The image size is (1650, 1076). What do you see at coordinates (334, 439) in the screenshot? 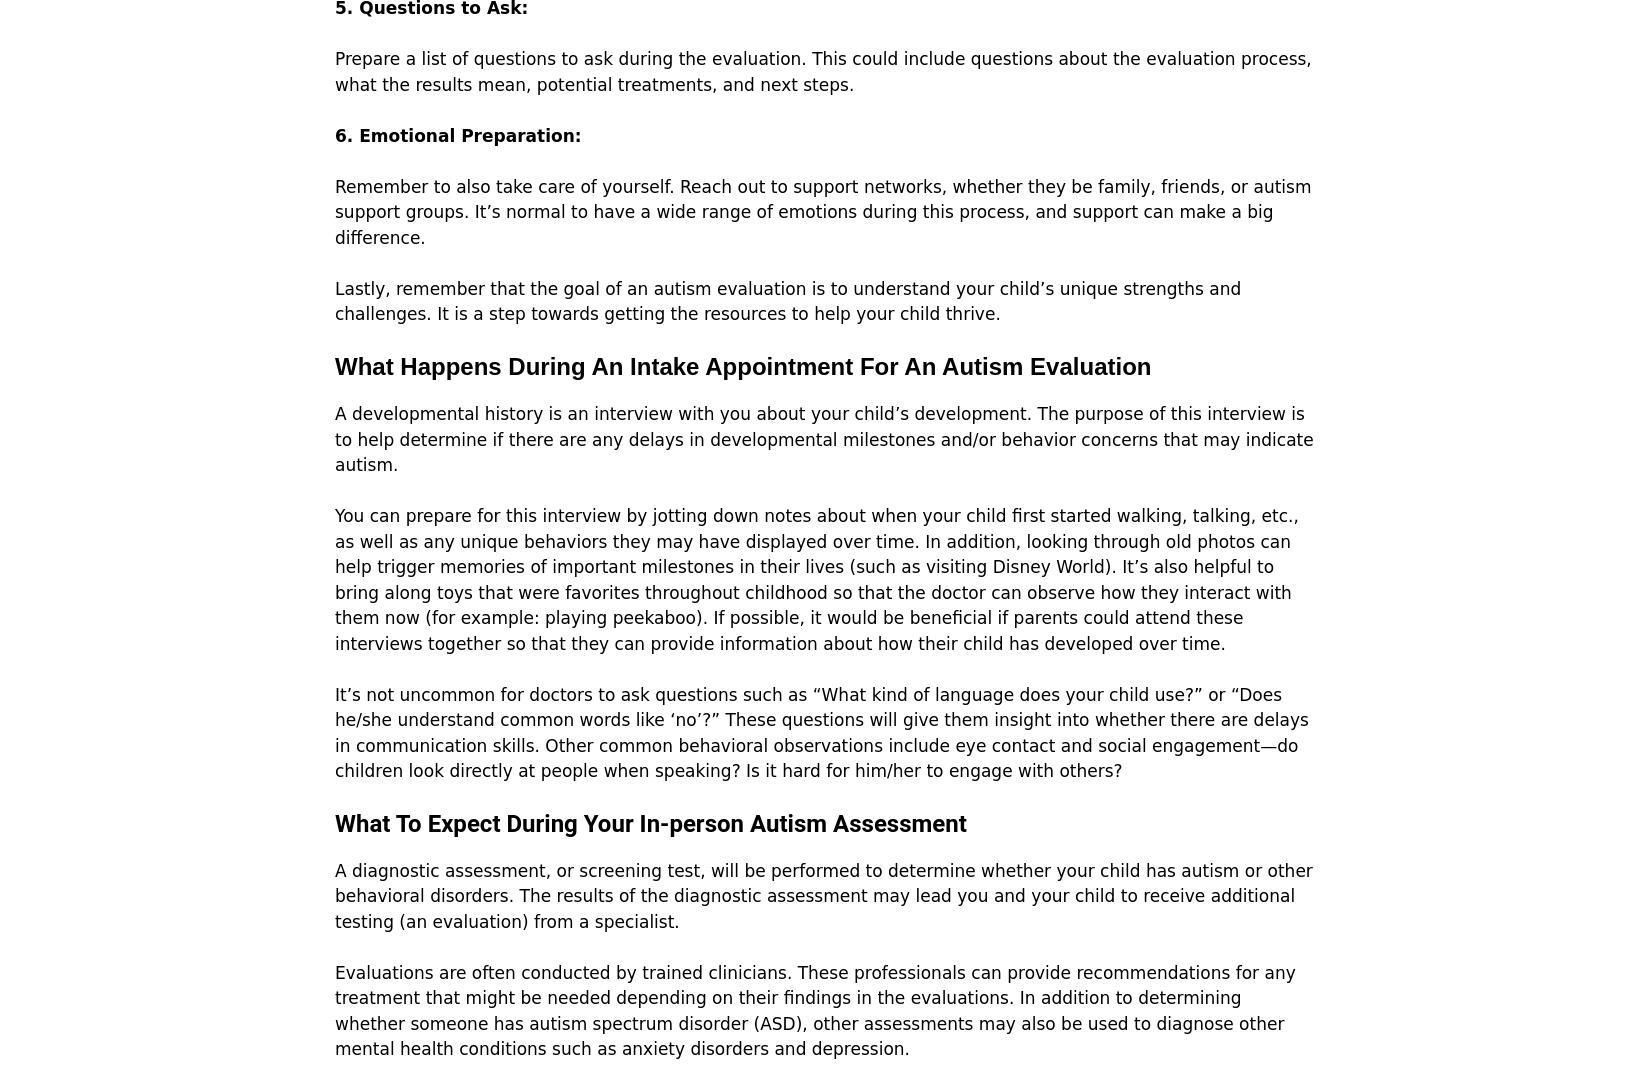
I see `'A developmental history is an interview with you about your child’s development. The purpose of this interview is to help determine if there are any delays in developmental milestones and/or behavior concerns that may indicate autism.'` at bounding box center [334, 439].